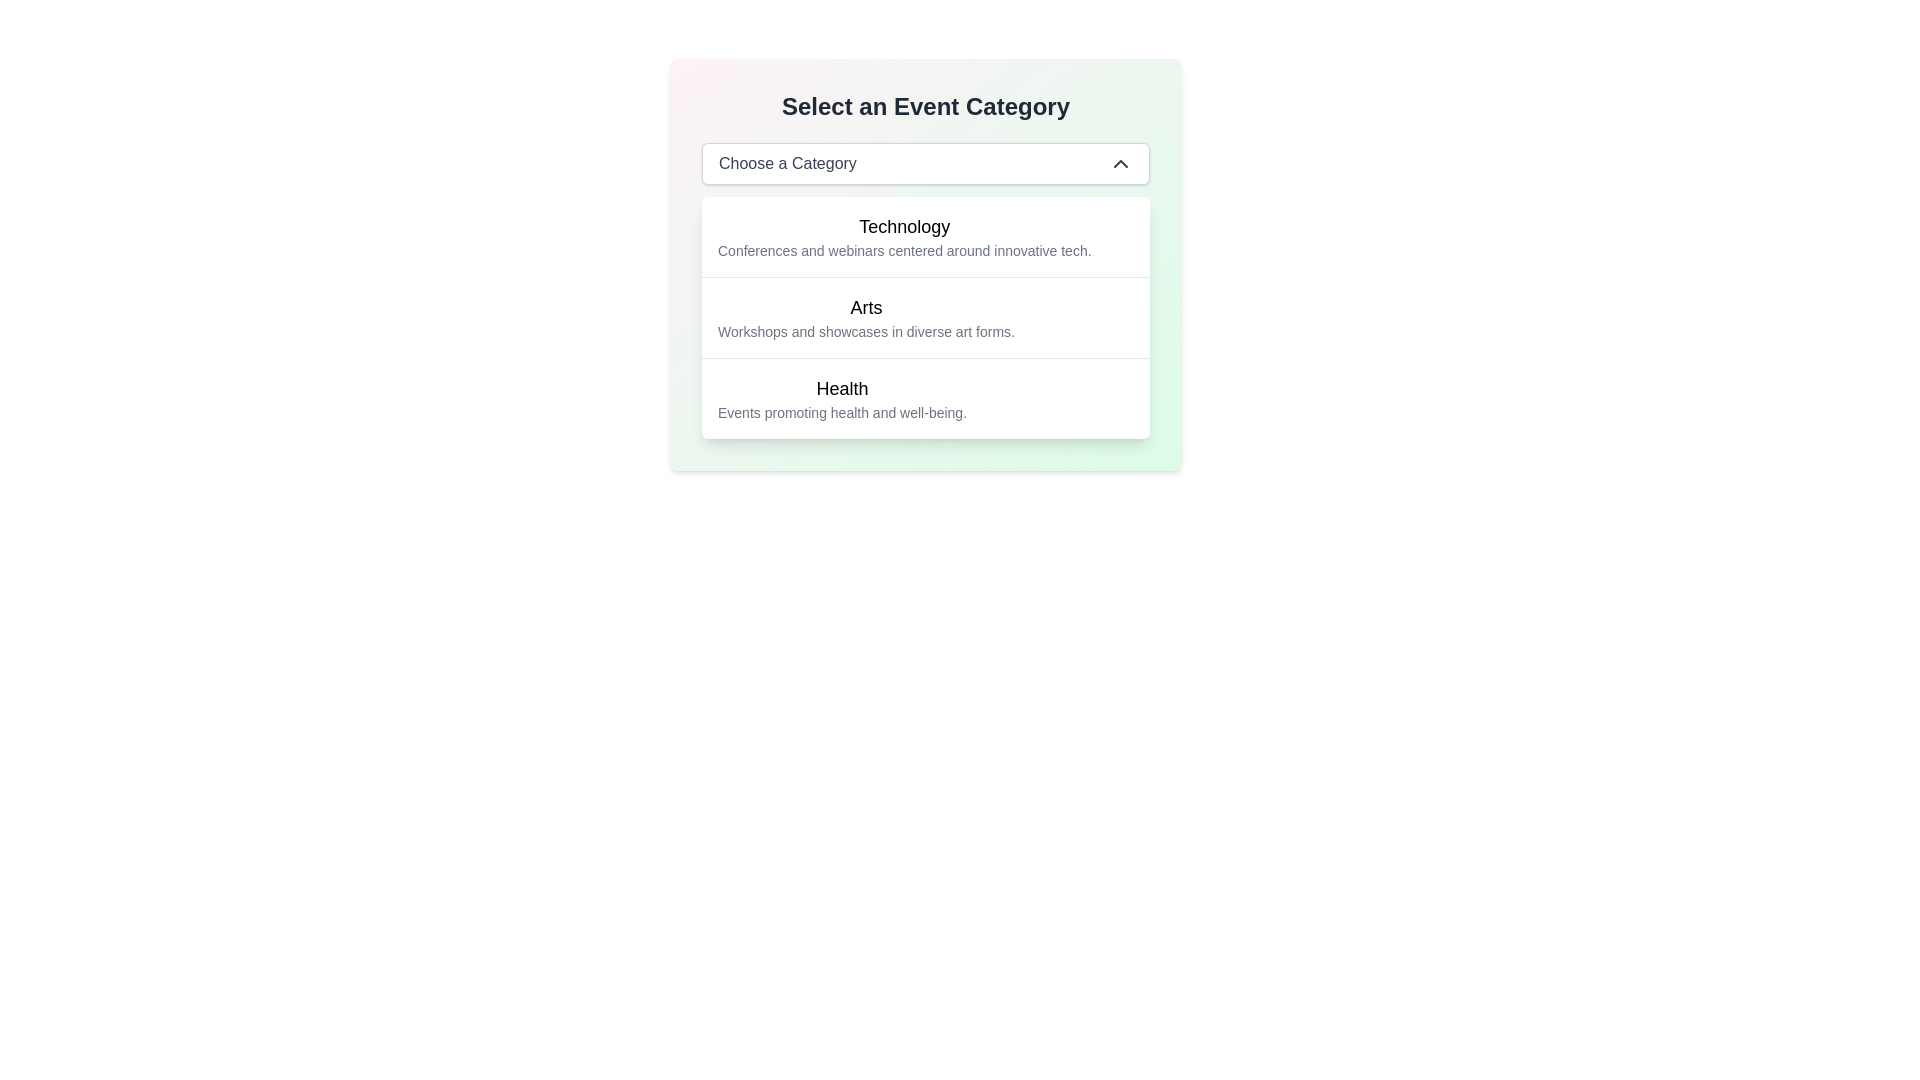 This screenshot has height=1080, width=1920. What do you see at coordinates (925, 235) in the screenshot?
I see `the 'Technology' list item option` at bounding box center [925, 235].